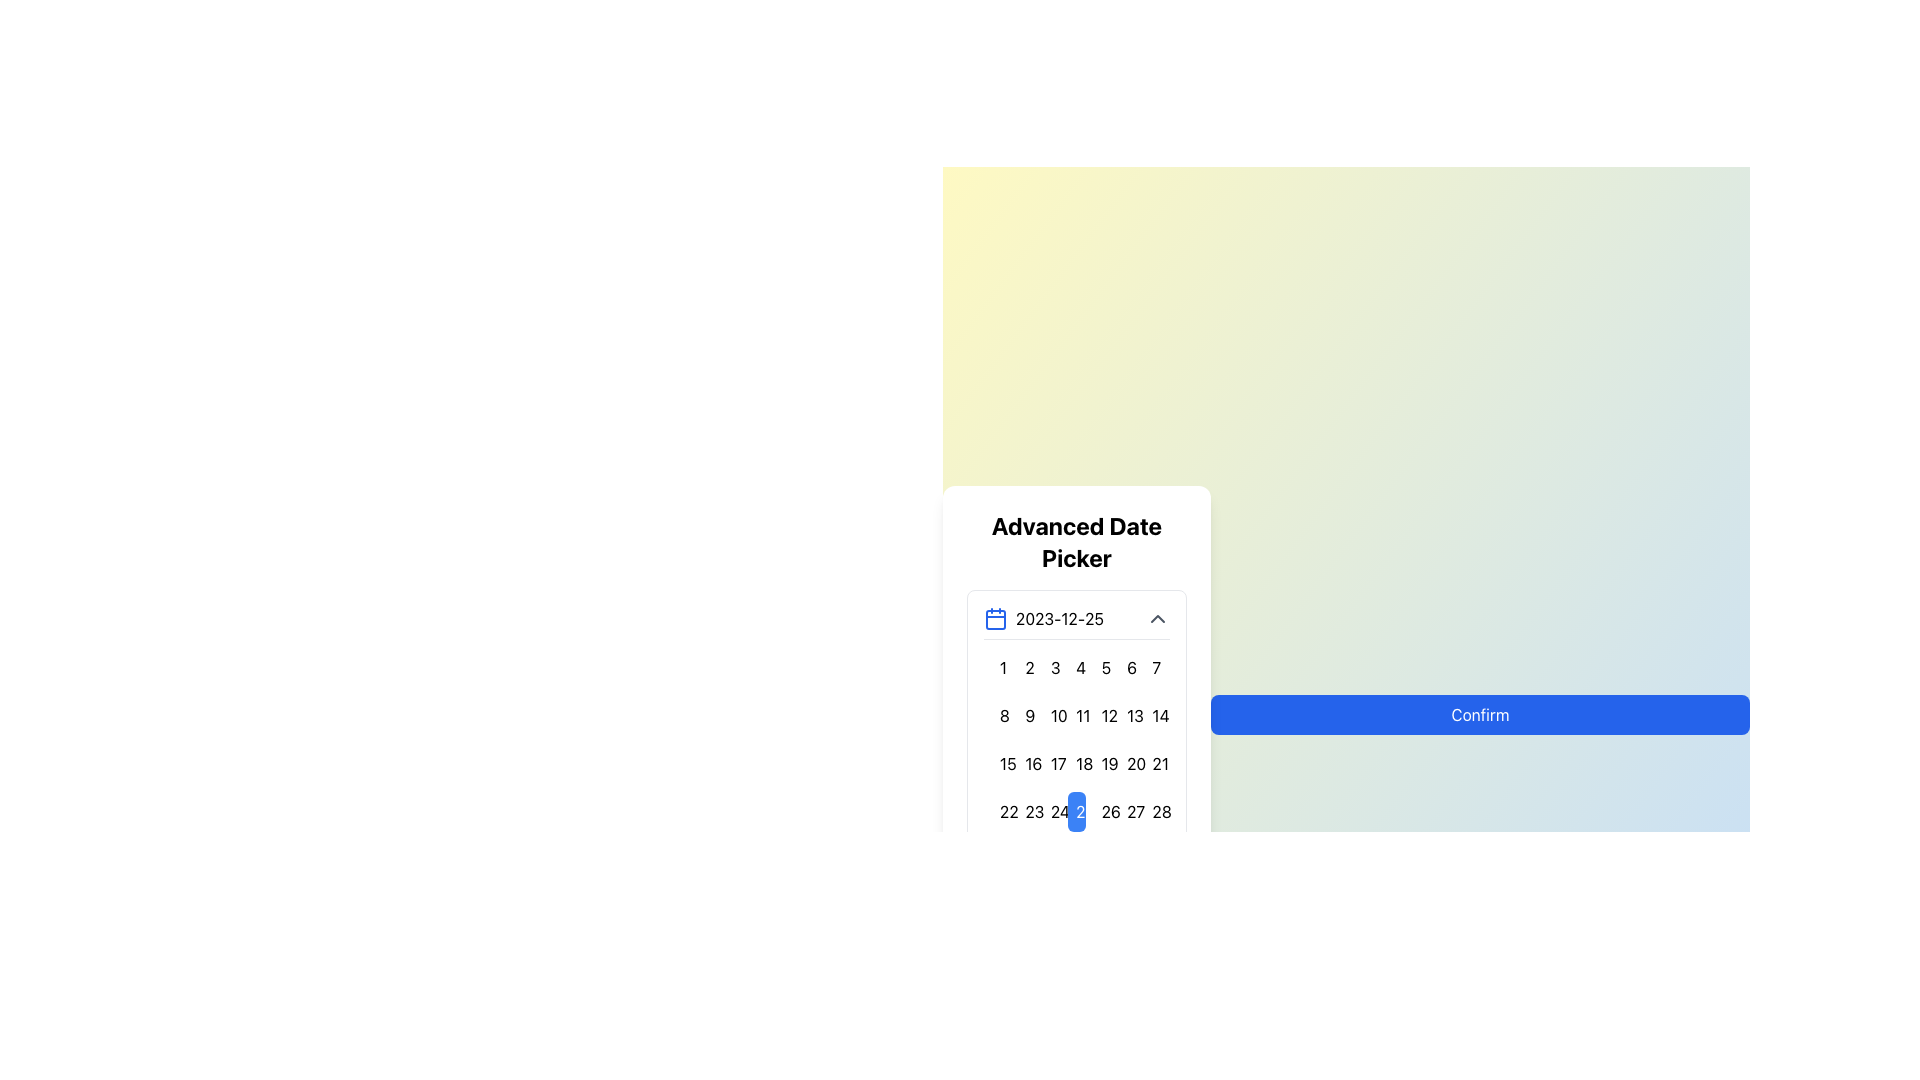  What do you see at coordinates (1026, 714) in the screenshot?
I see `the rounded rectangular button labeled '9' located in the second column of the second row within the calendar interface` at bounding box center [1026, 714].